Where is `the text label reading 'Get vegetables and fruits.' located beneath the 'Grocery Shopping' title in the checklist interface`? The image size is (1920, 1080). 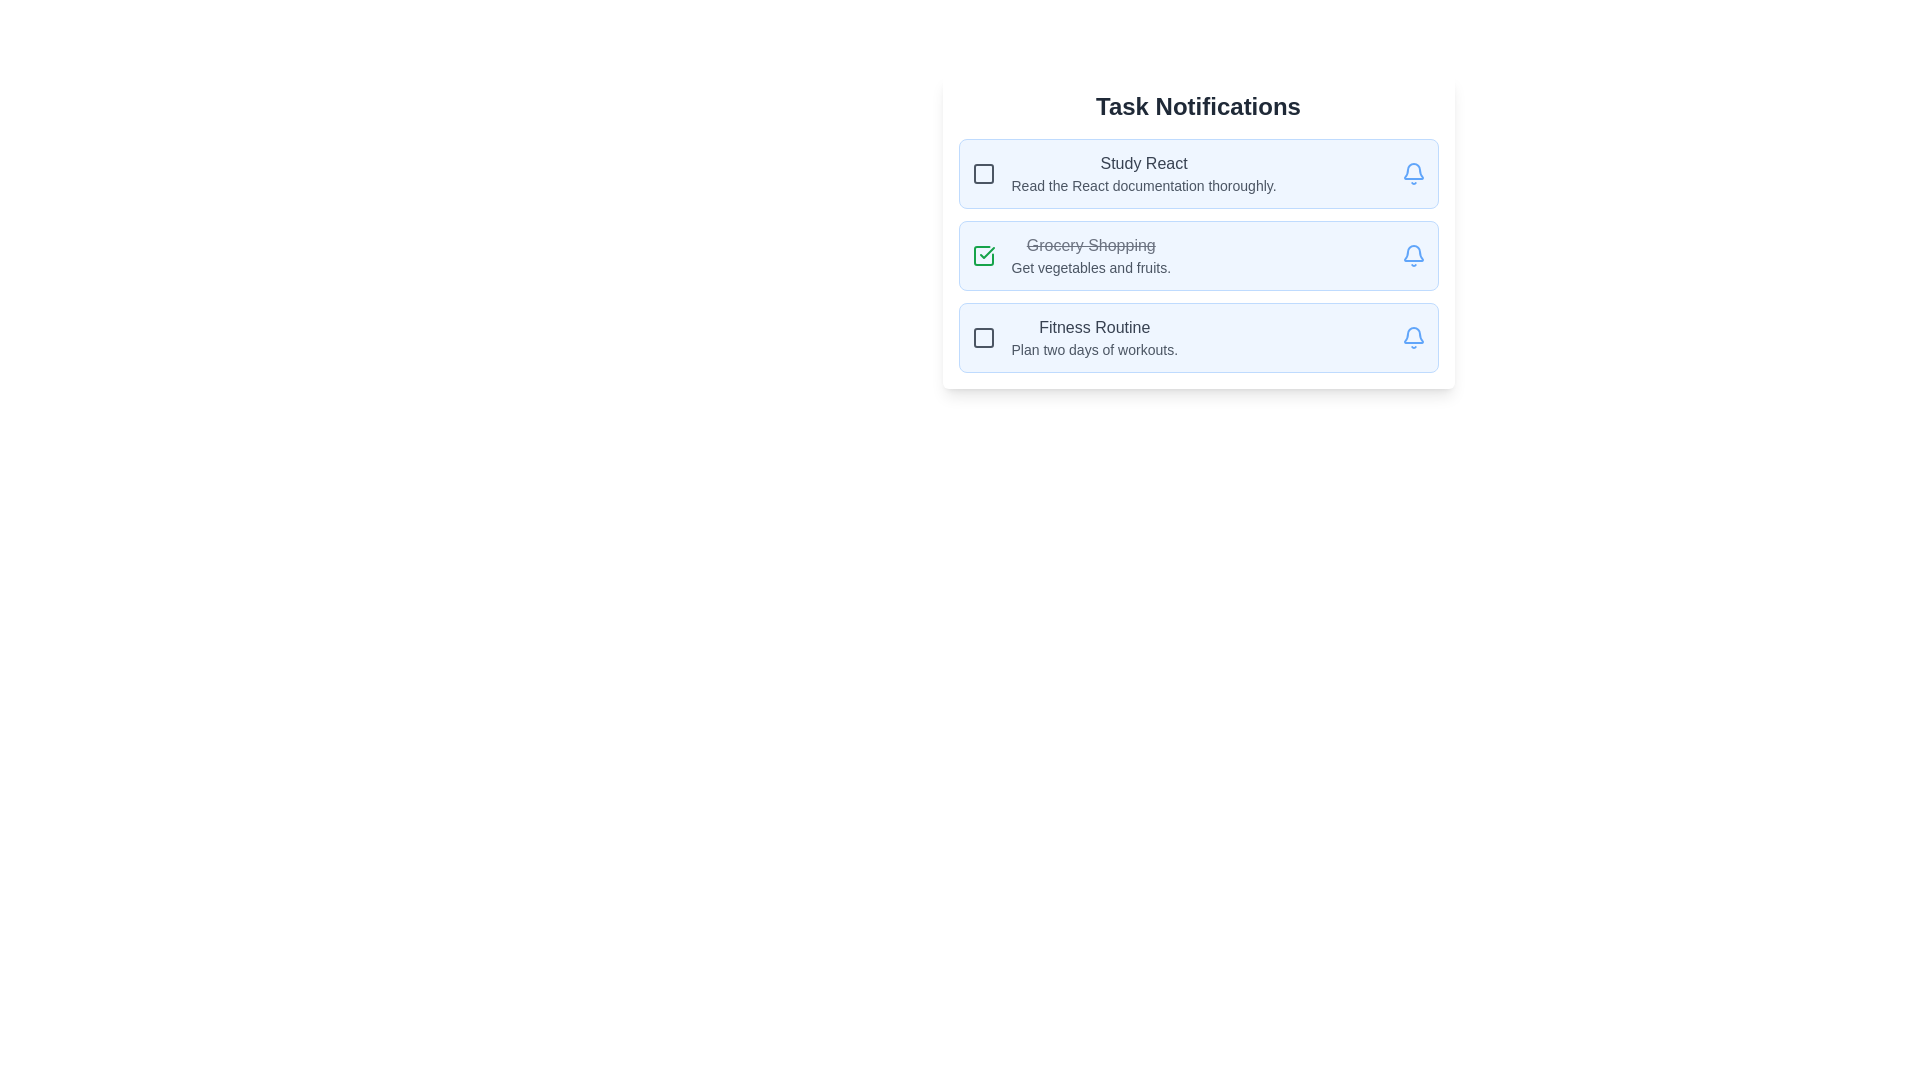 the text label reading 'Get vegetables and fruits.' located beneath the 'Grocery Shopping' title in the checklist interface is located at coordinates (1090, 266).